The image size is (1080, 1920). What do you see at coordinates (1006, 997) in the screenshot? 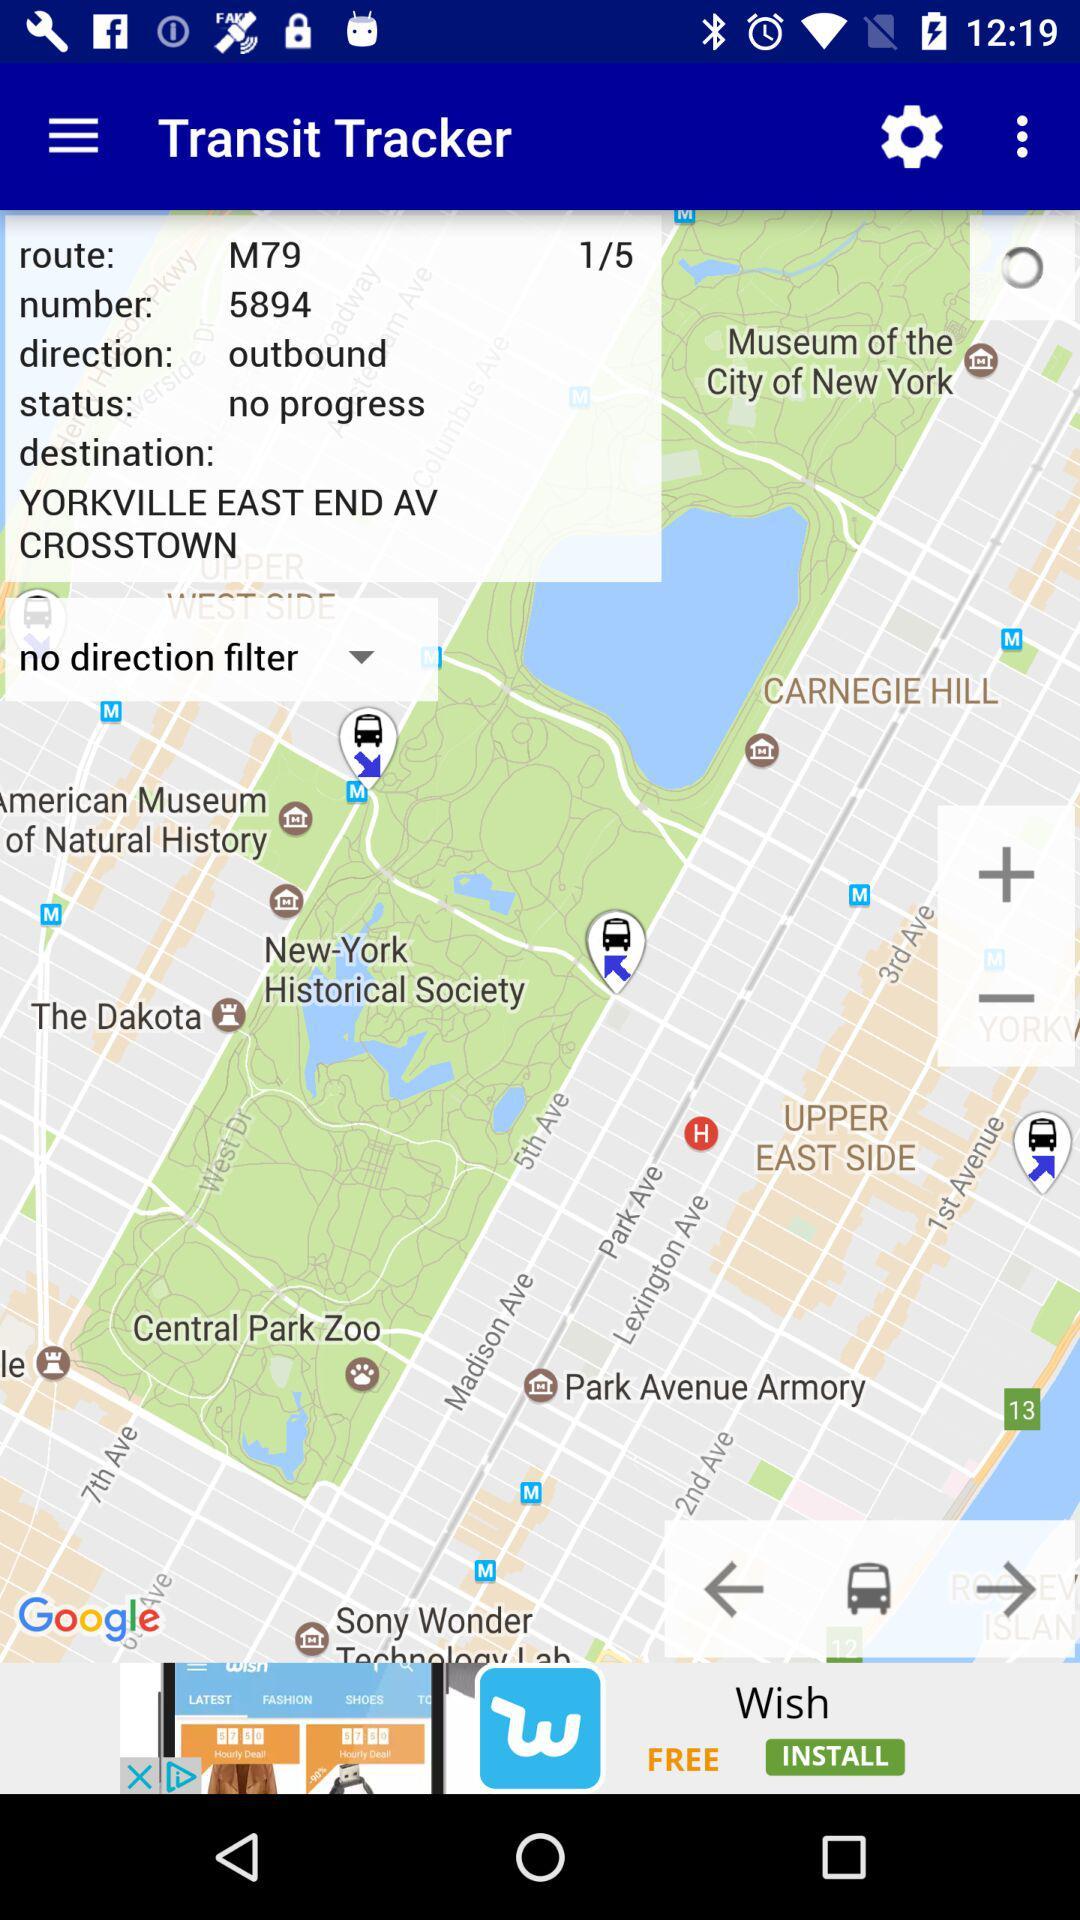
I see `zoom auto` at bounding box center [1006, 997].